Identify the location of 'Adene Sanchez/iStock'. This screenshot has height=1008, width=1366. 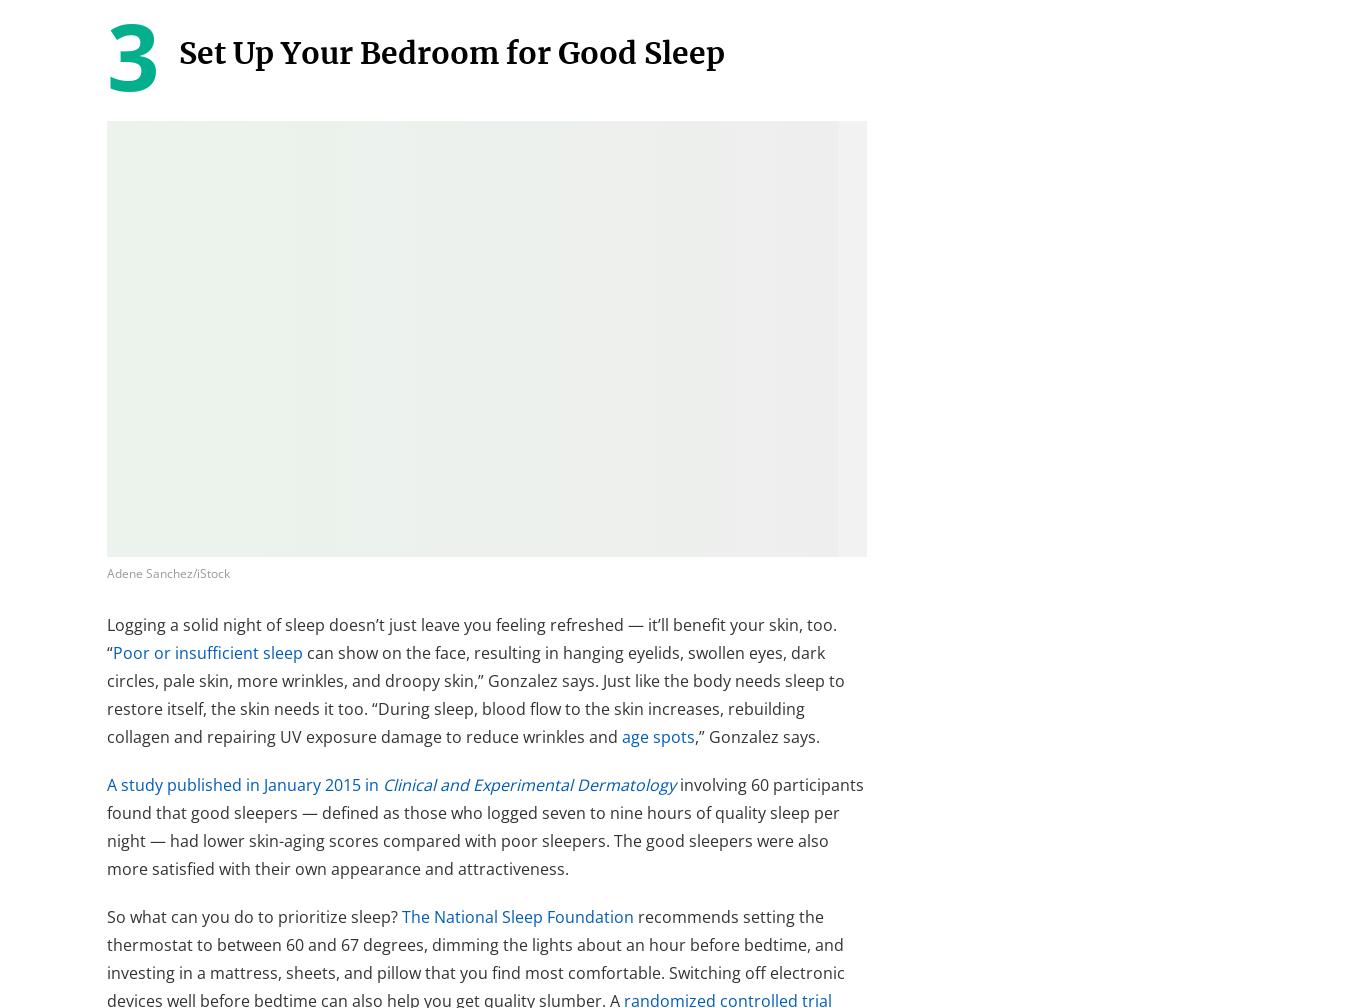
(167, 572).